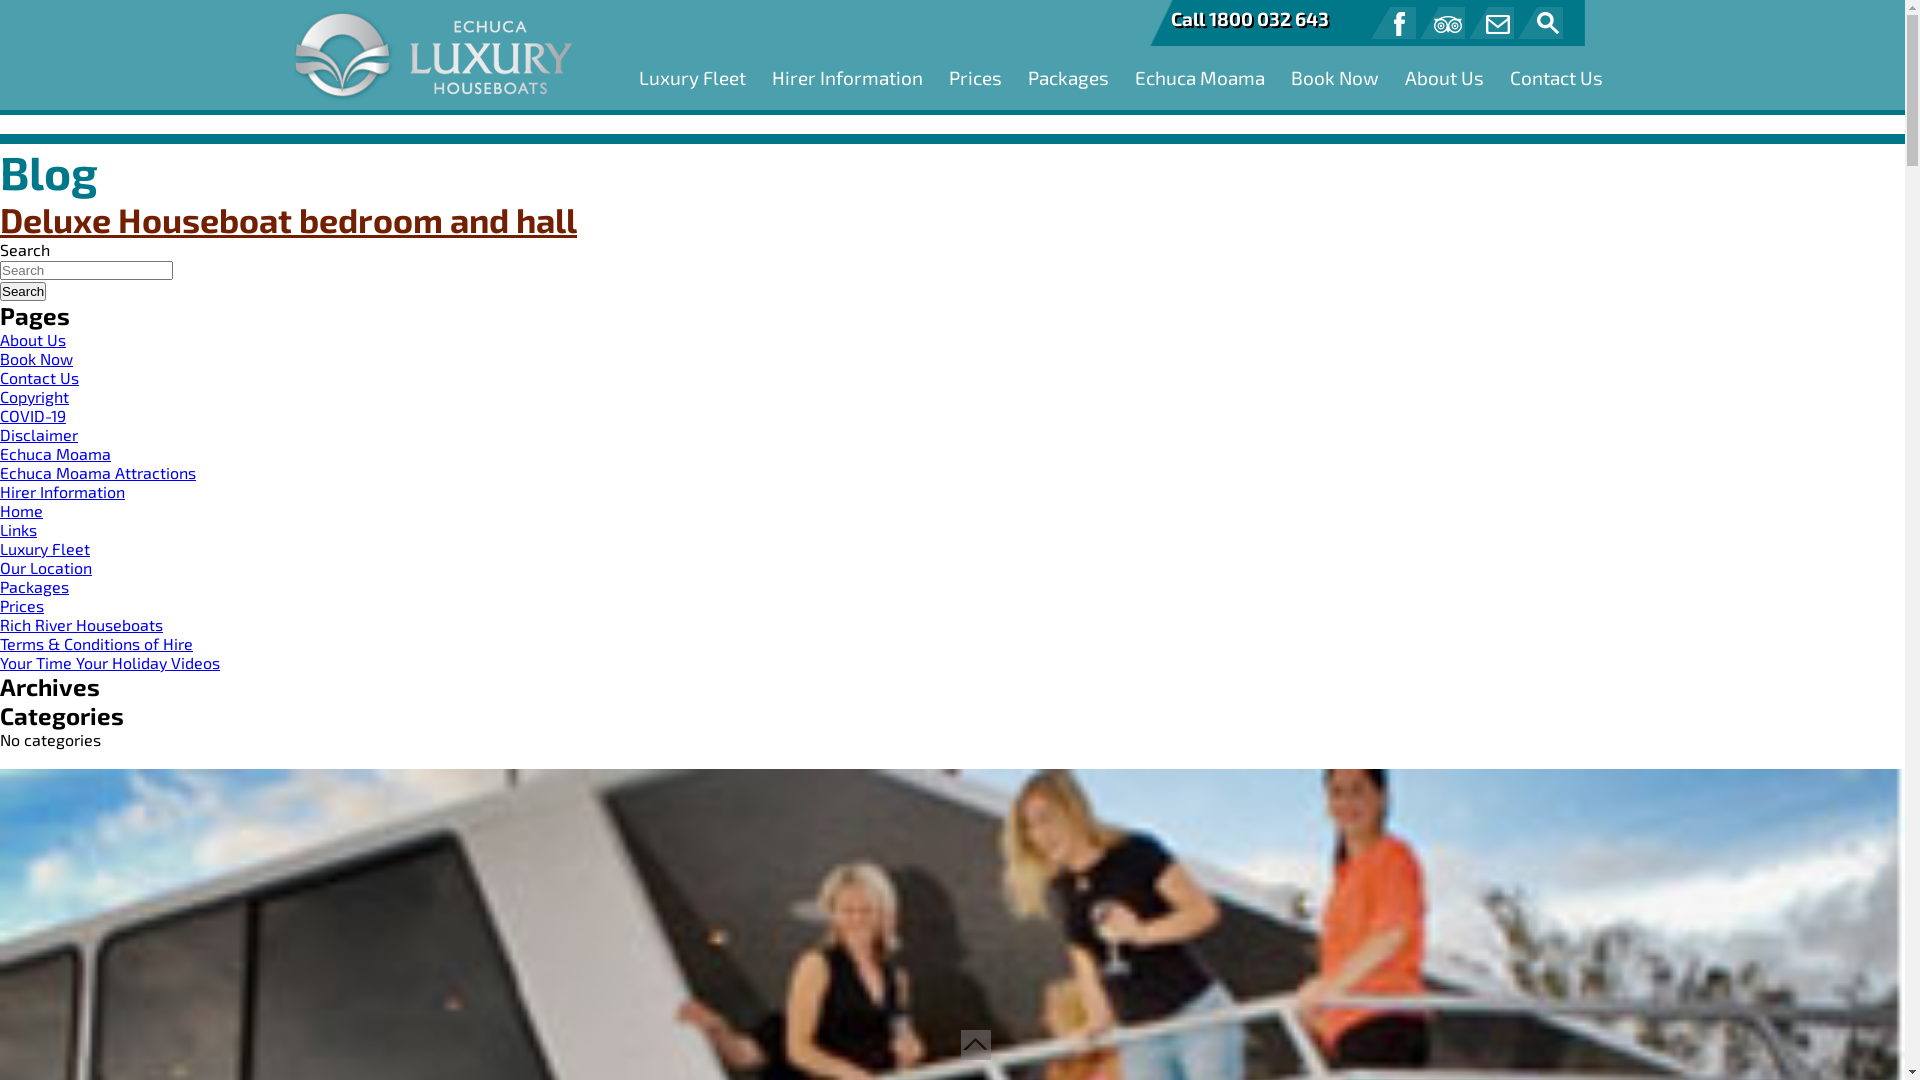  Describe the element at coordinates (1247, 18) in the screenshot. I see `'Call 1800 032 643'` at that location.